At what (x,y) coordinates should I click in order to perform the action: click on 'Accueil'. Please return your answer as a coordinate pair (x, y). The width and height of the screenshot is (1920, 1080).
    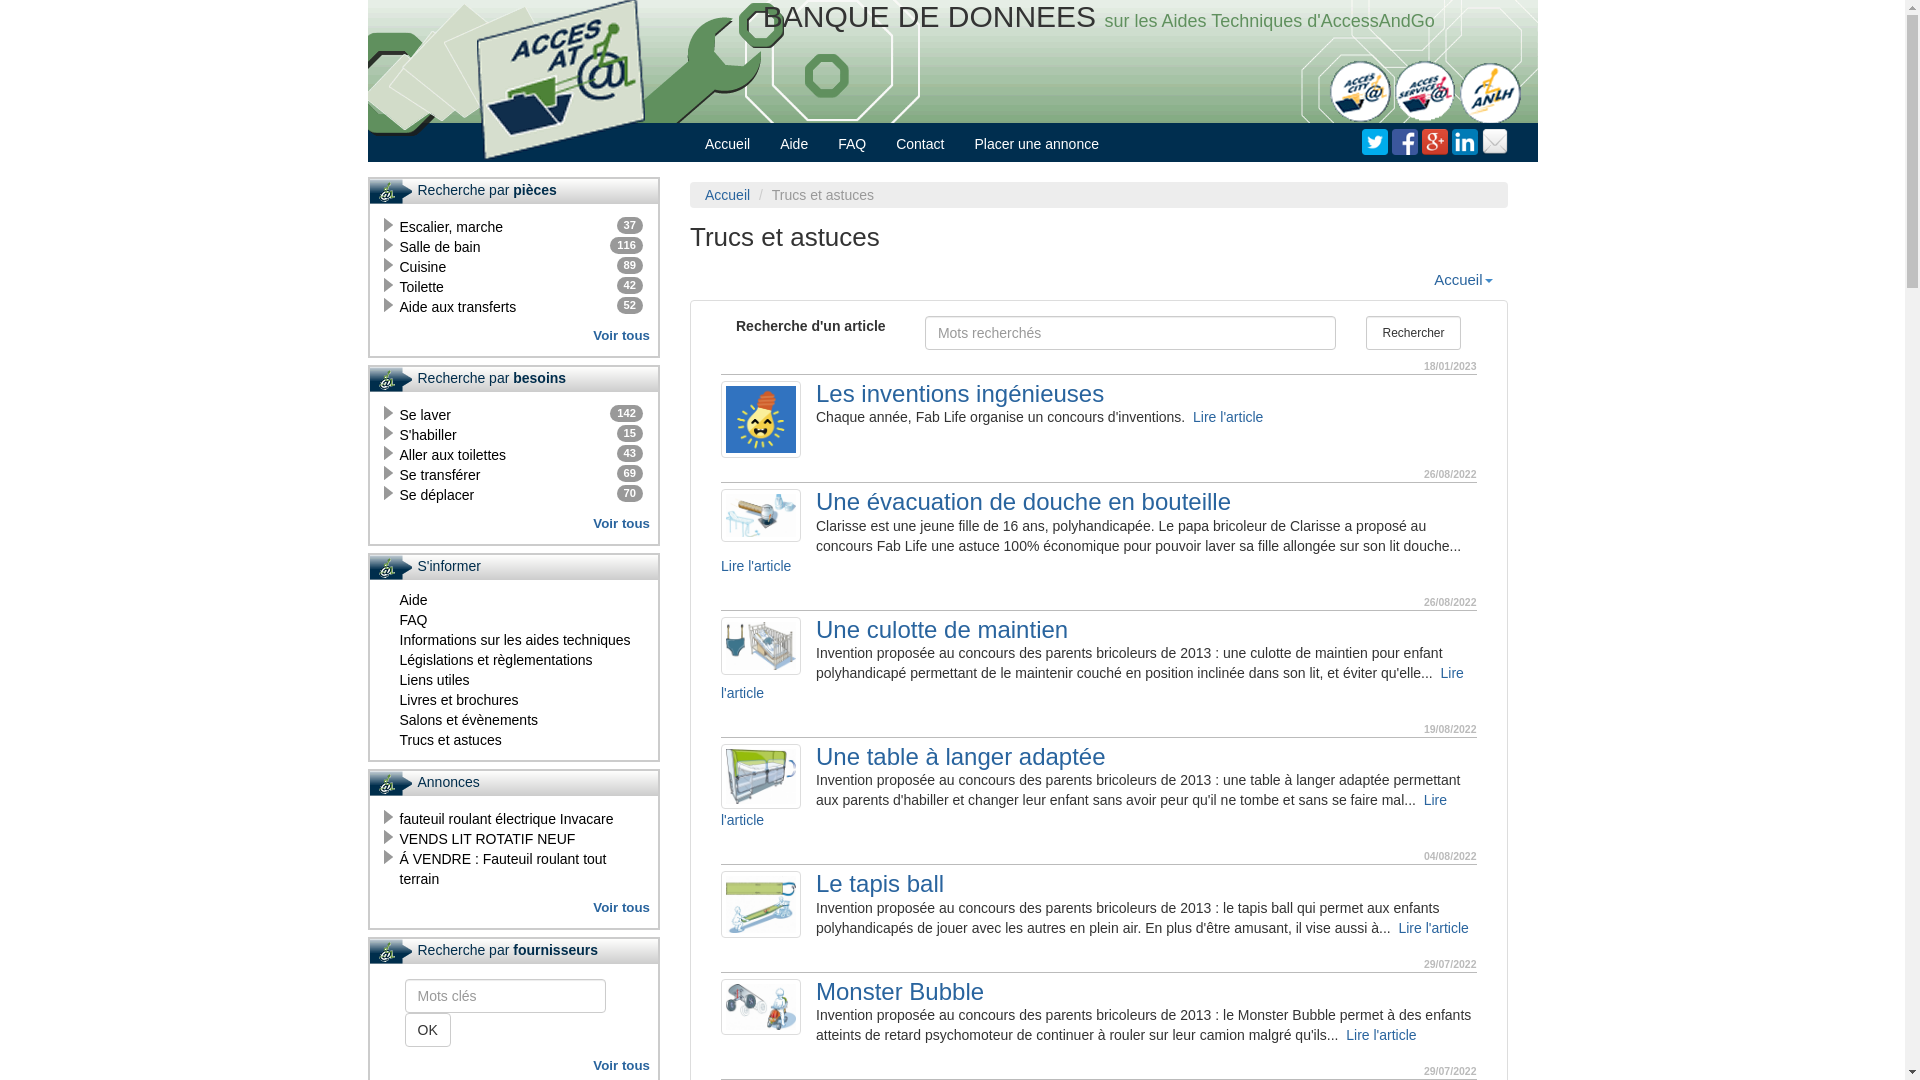
    Looking at the image, I should click on (726, 195).